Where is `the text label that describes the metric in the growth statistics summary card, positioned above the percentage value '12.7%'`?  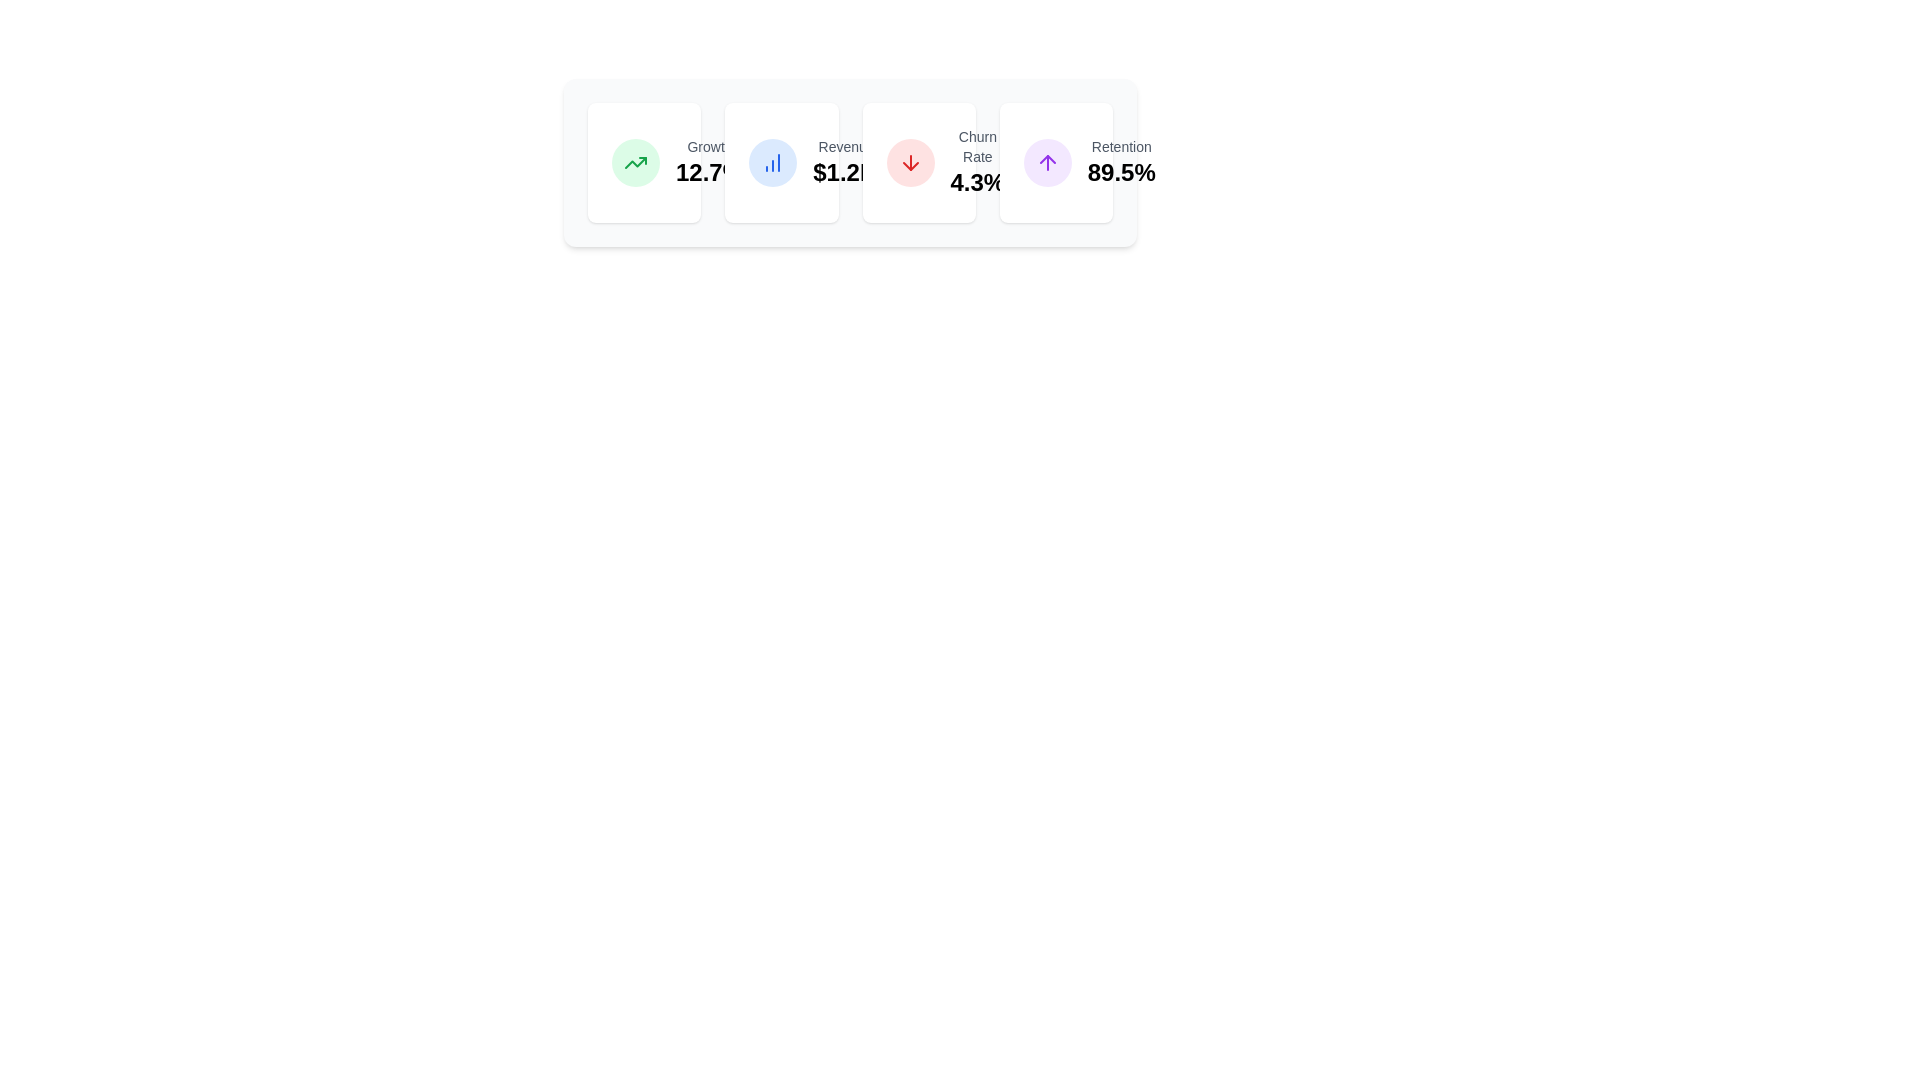 the text label that describes the metric in the growth statistics summary card, positioned above the percentage value '12.7%' is located at coordinates (710, 145).